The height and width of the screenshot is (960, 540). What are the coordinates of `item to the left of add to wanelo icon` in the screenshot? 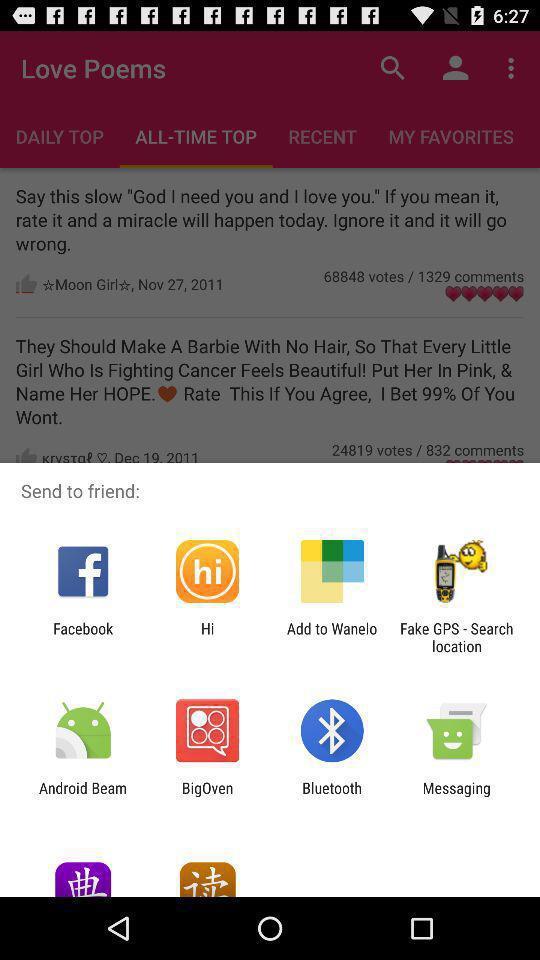 It's located at (206, 636).